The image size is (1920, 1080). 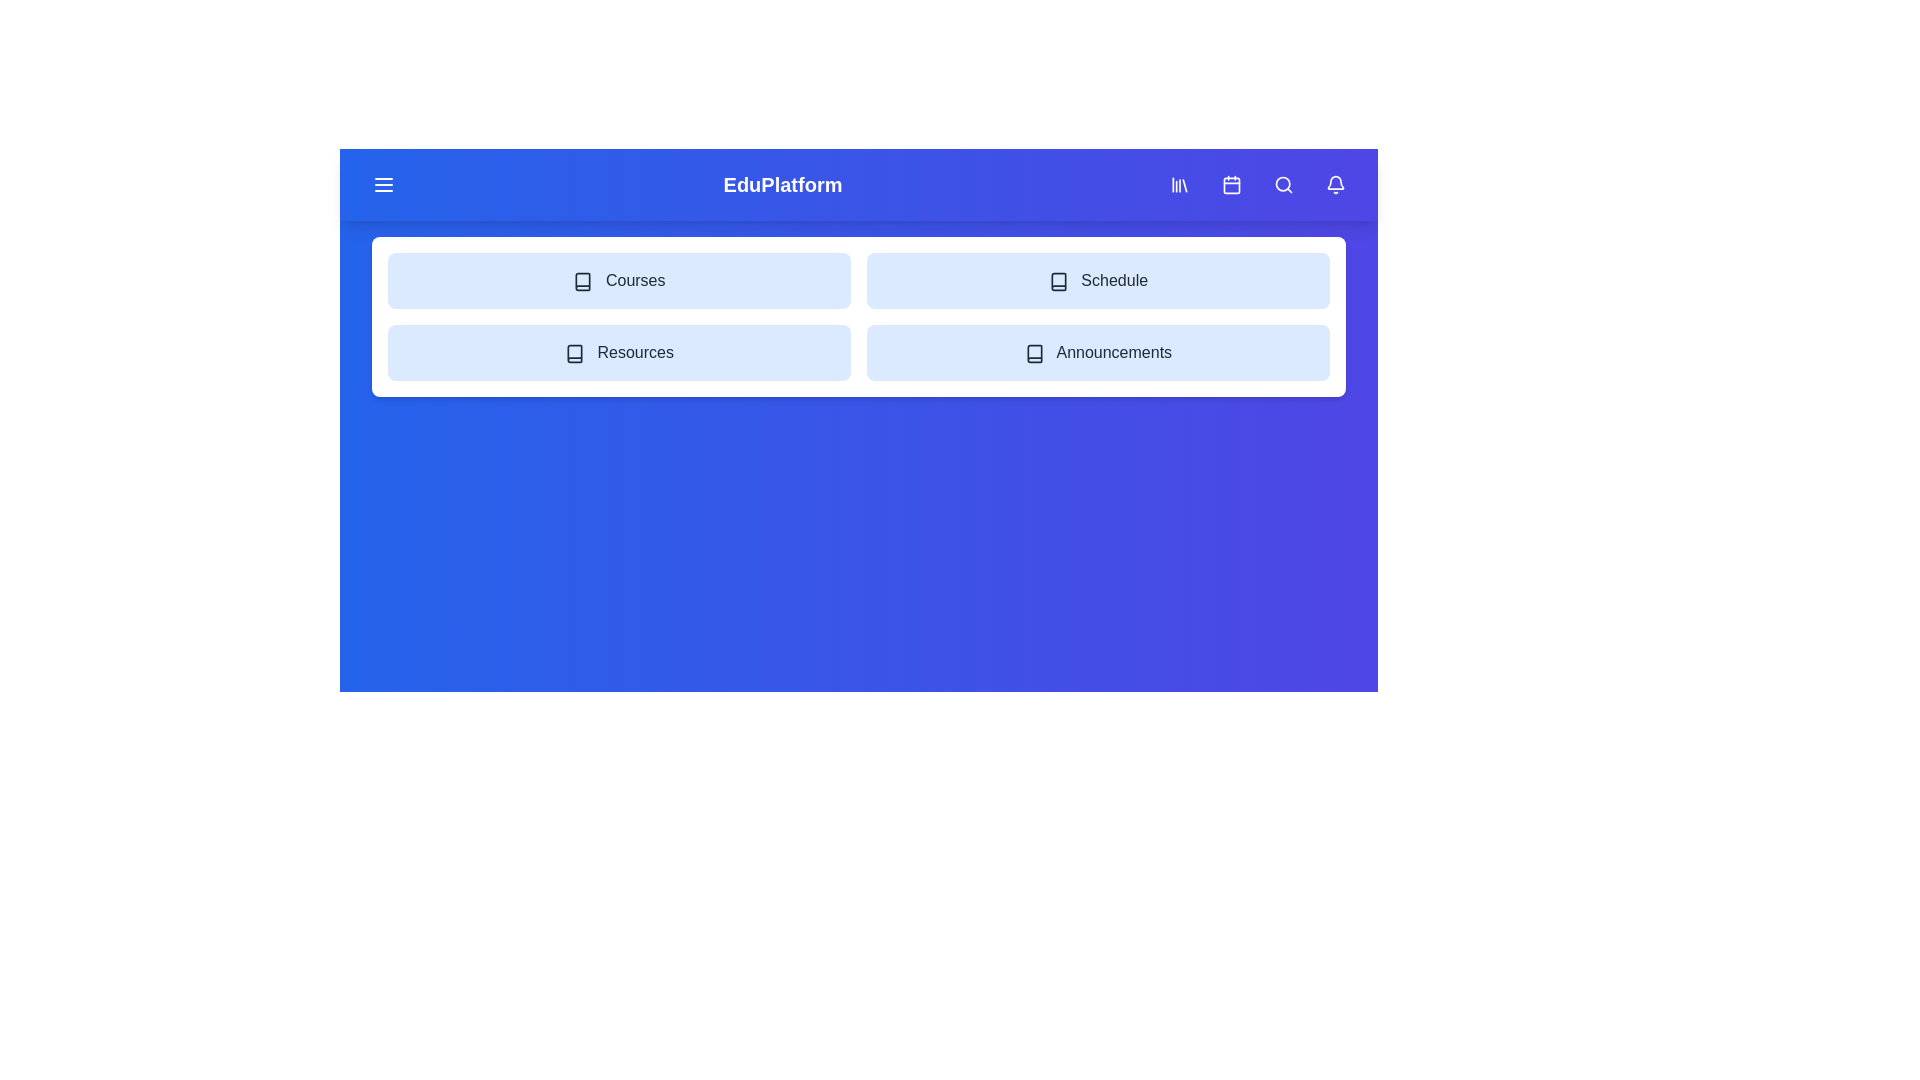 What do you see at coordinates (1231, 185) in the screenshot?
I see `the 'Calendar' icon button` at bounding box center [1231, 185].